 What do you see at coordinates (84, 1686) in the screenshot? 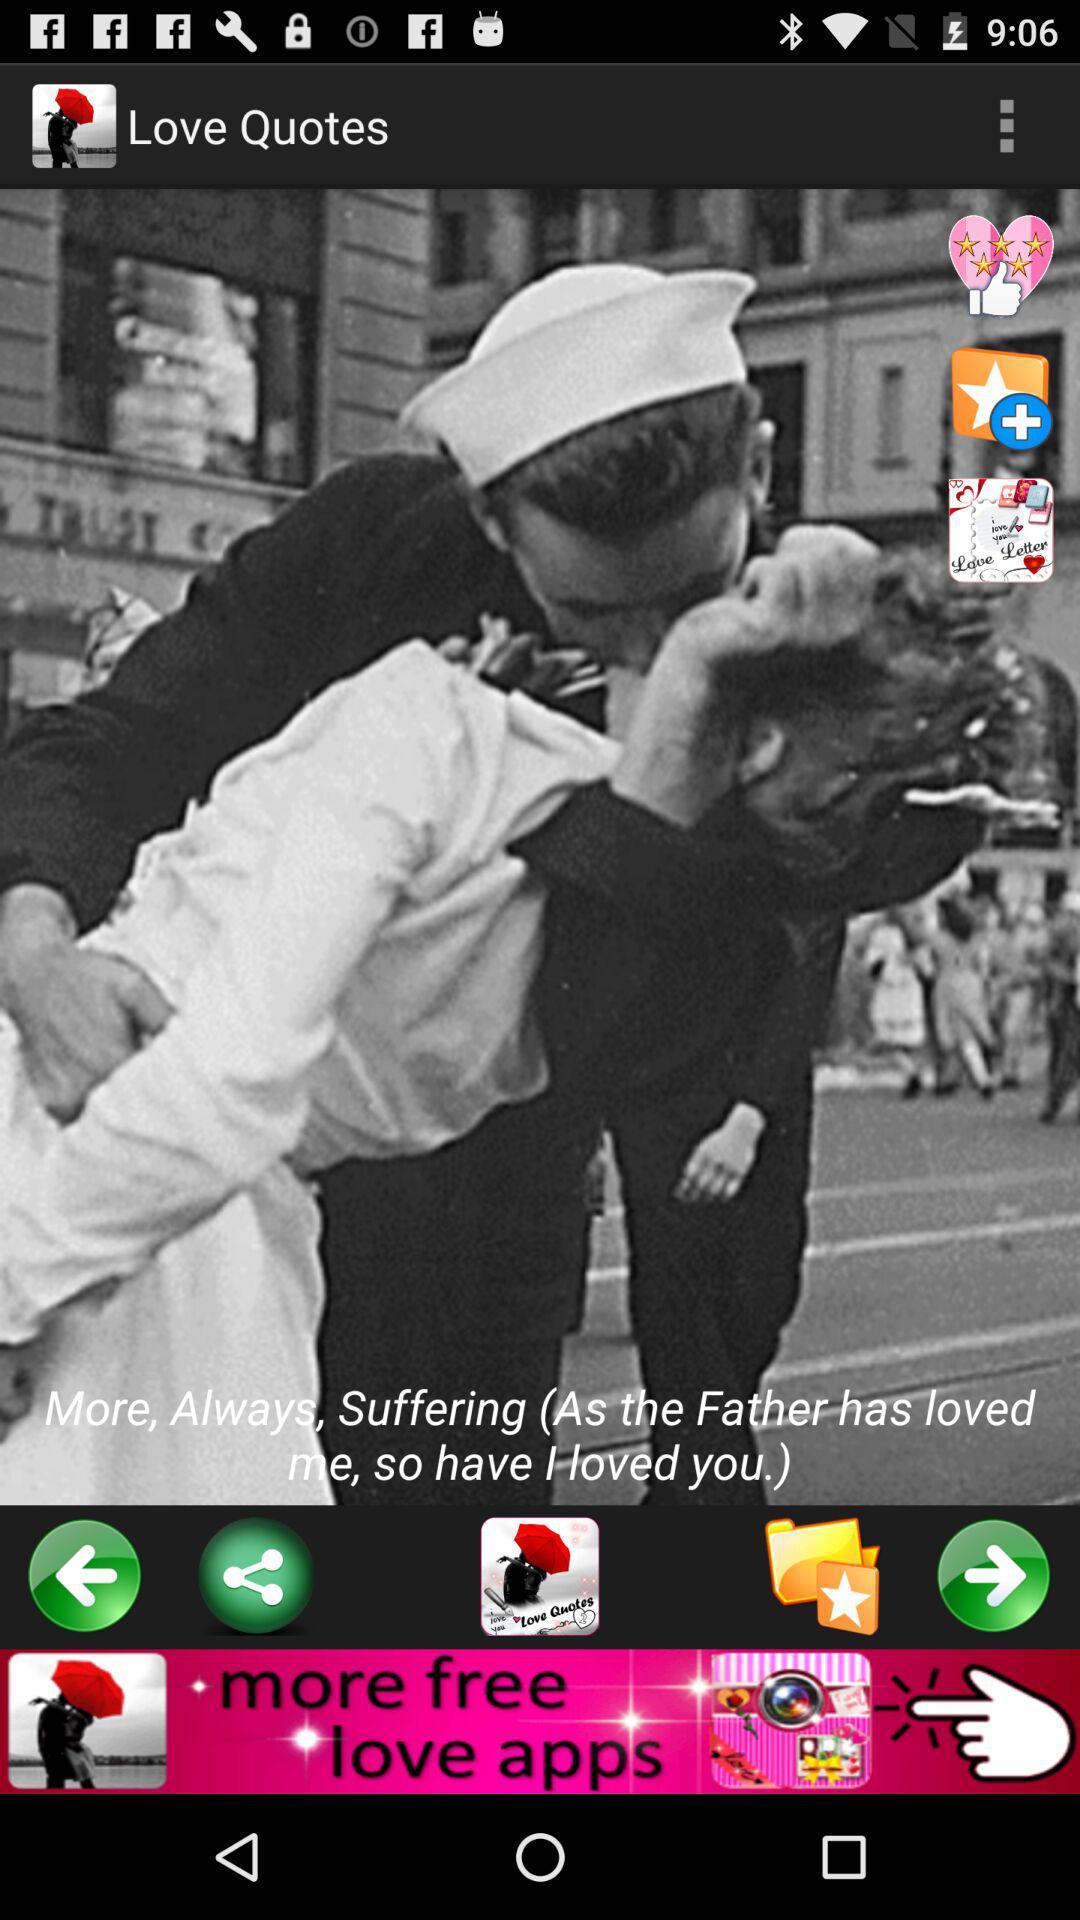
I see `the arrow_backward icon` at bounding box center [84, 1686].